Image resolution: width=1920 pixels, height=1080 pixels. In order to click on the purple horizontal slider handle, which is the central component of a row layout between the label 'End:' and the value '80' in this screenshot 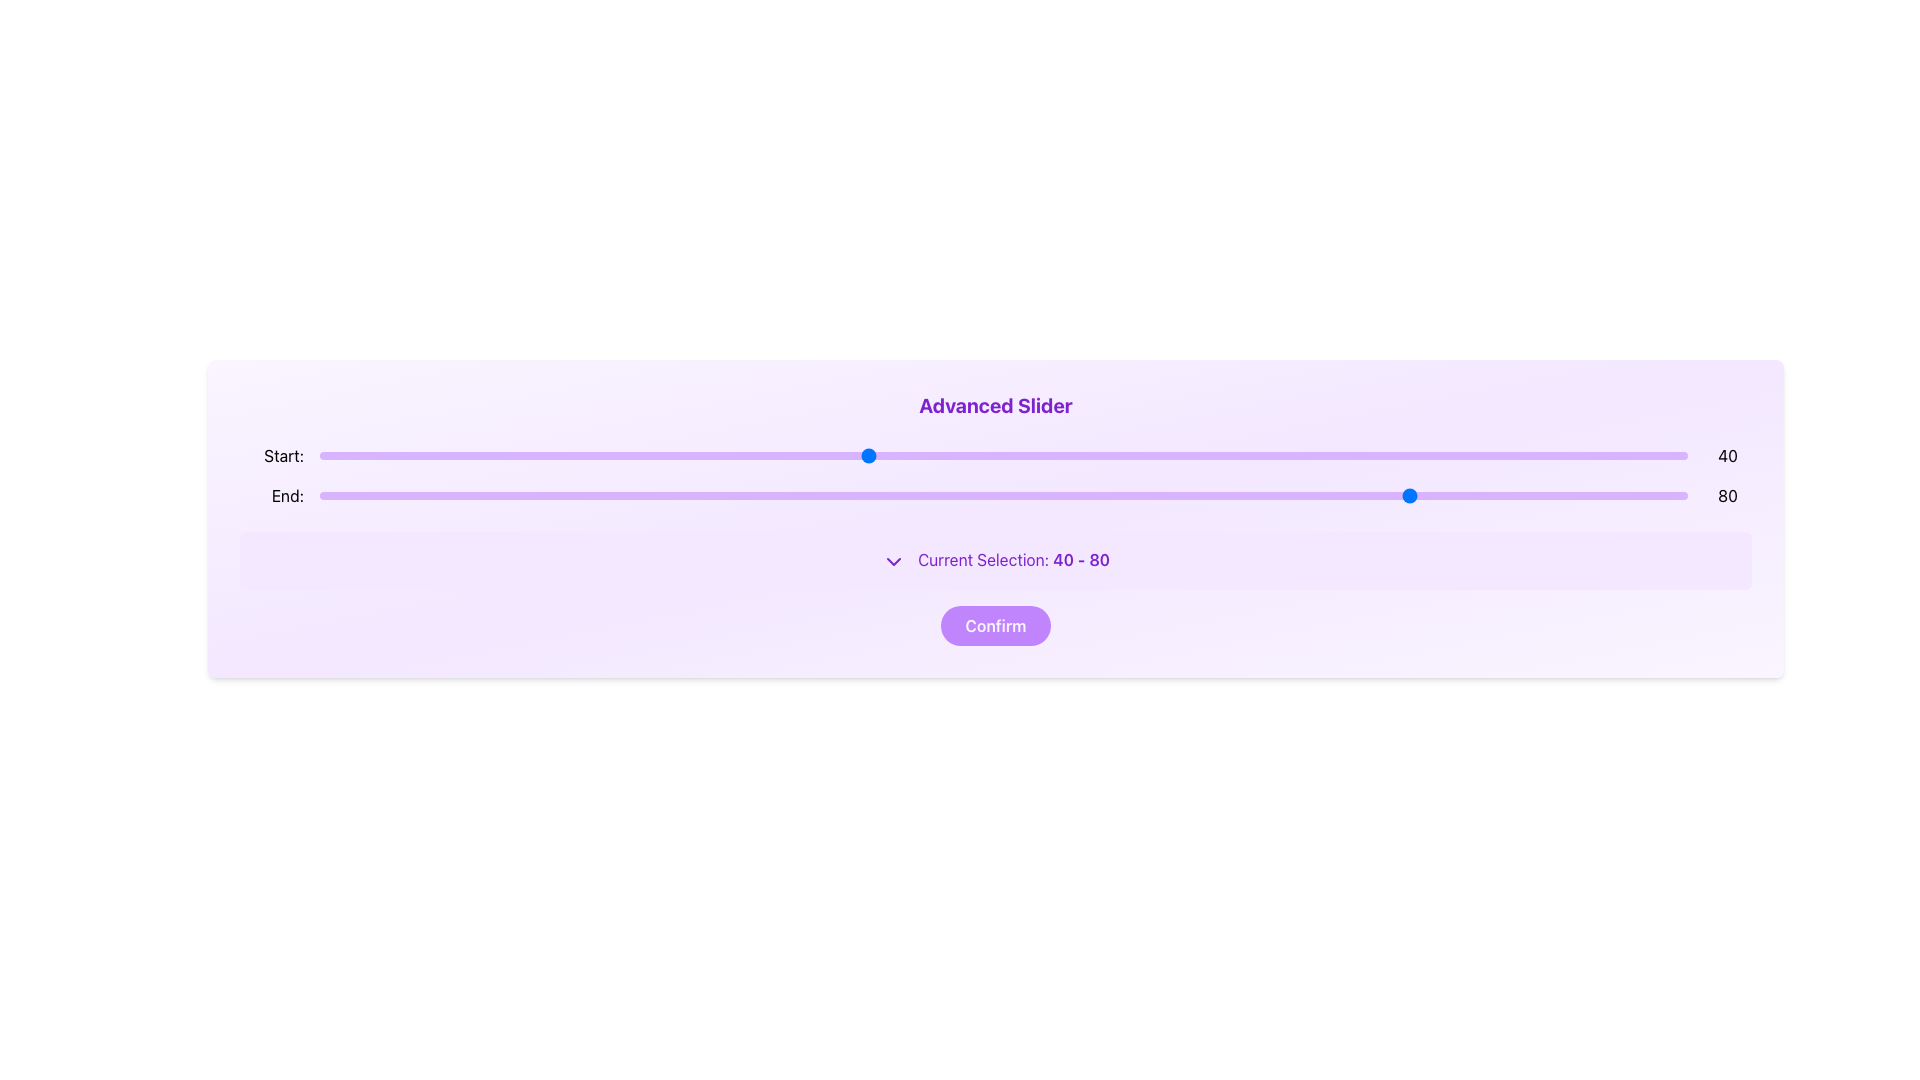, I will do `click(1003, 495)`.